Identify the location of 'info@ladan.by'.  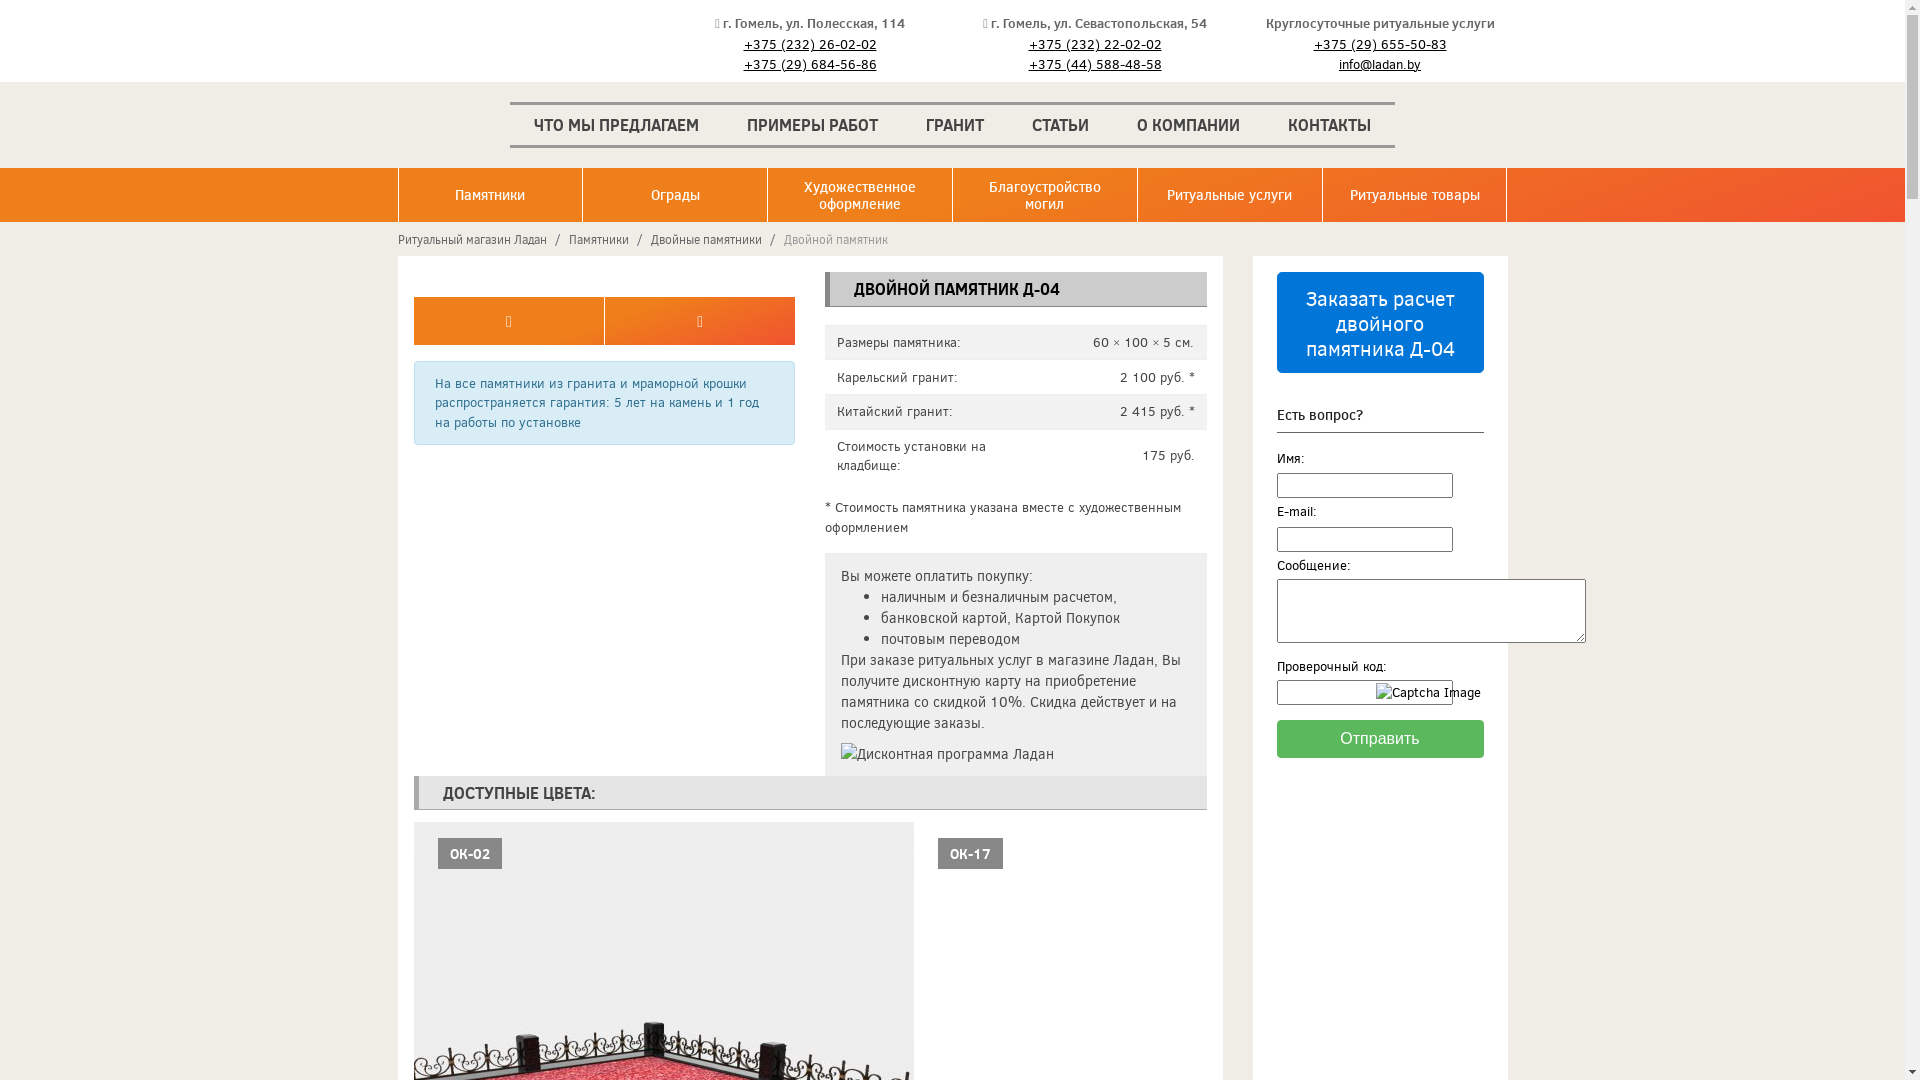
(1378, 63).